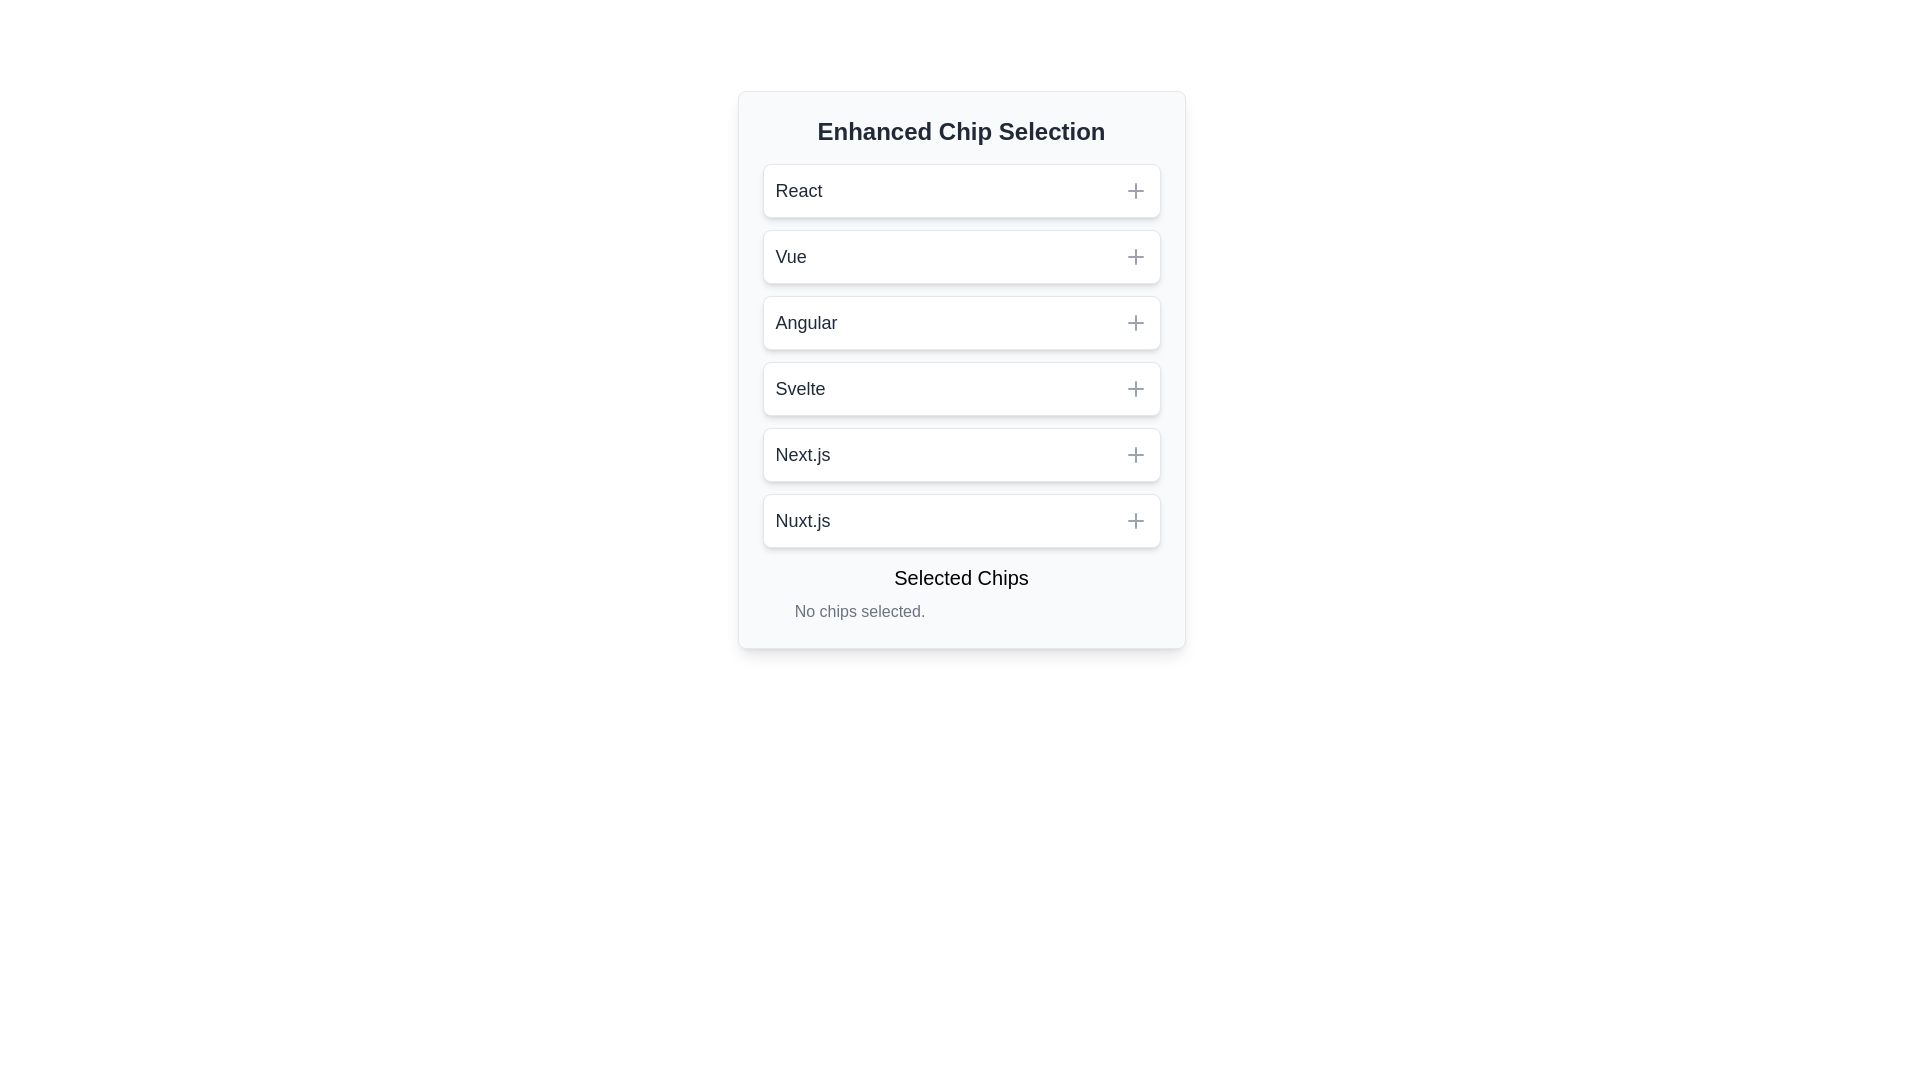  Describe the element at coordinates (961, 578) in the screenshot. I see `the text label displaying 'Selected Chips', which serves as a section title and is centrally aligned above 'No chips selected'` at that location.